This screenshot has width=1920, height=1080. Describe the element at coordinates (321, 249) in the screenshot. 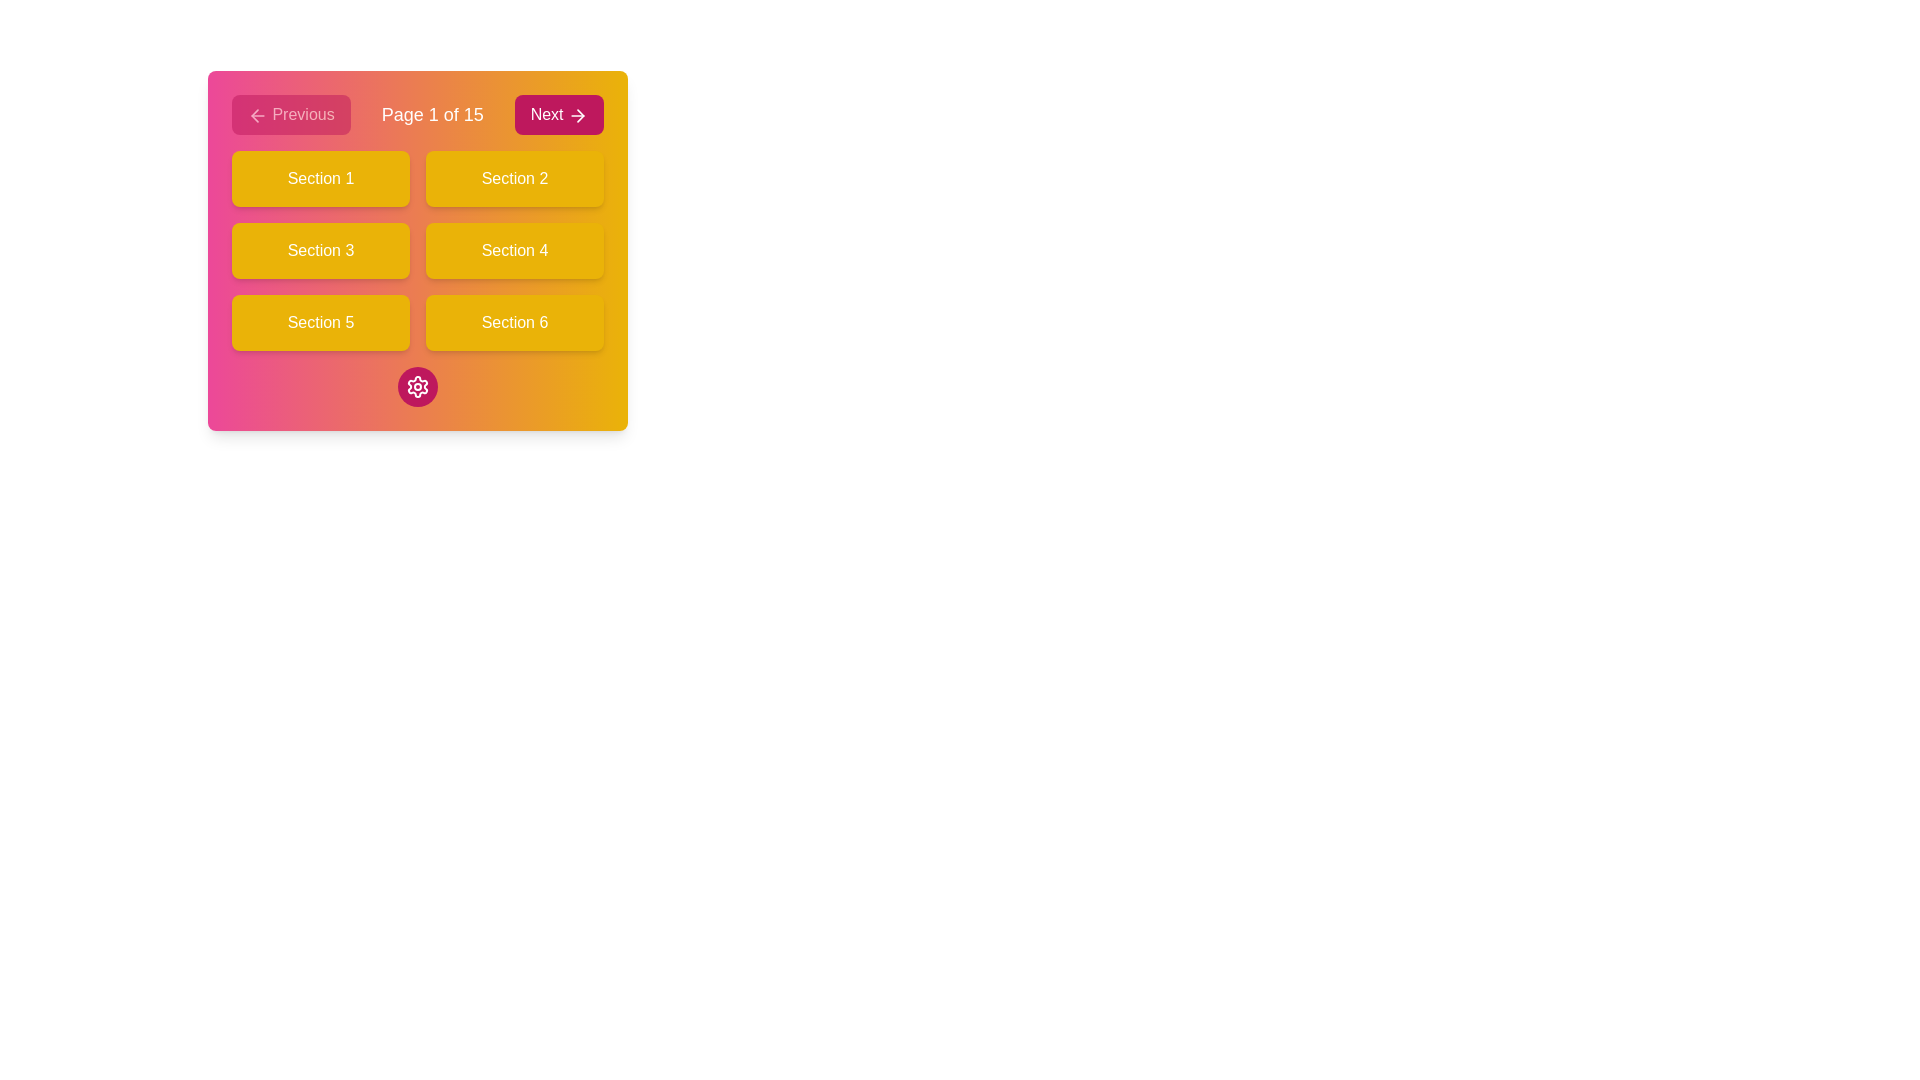

I see `the navigation button for 'Section 3'` at that location.